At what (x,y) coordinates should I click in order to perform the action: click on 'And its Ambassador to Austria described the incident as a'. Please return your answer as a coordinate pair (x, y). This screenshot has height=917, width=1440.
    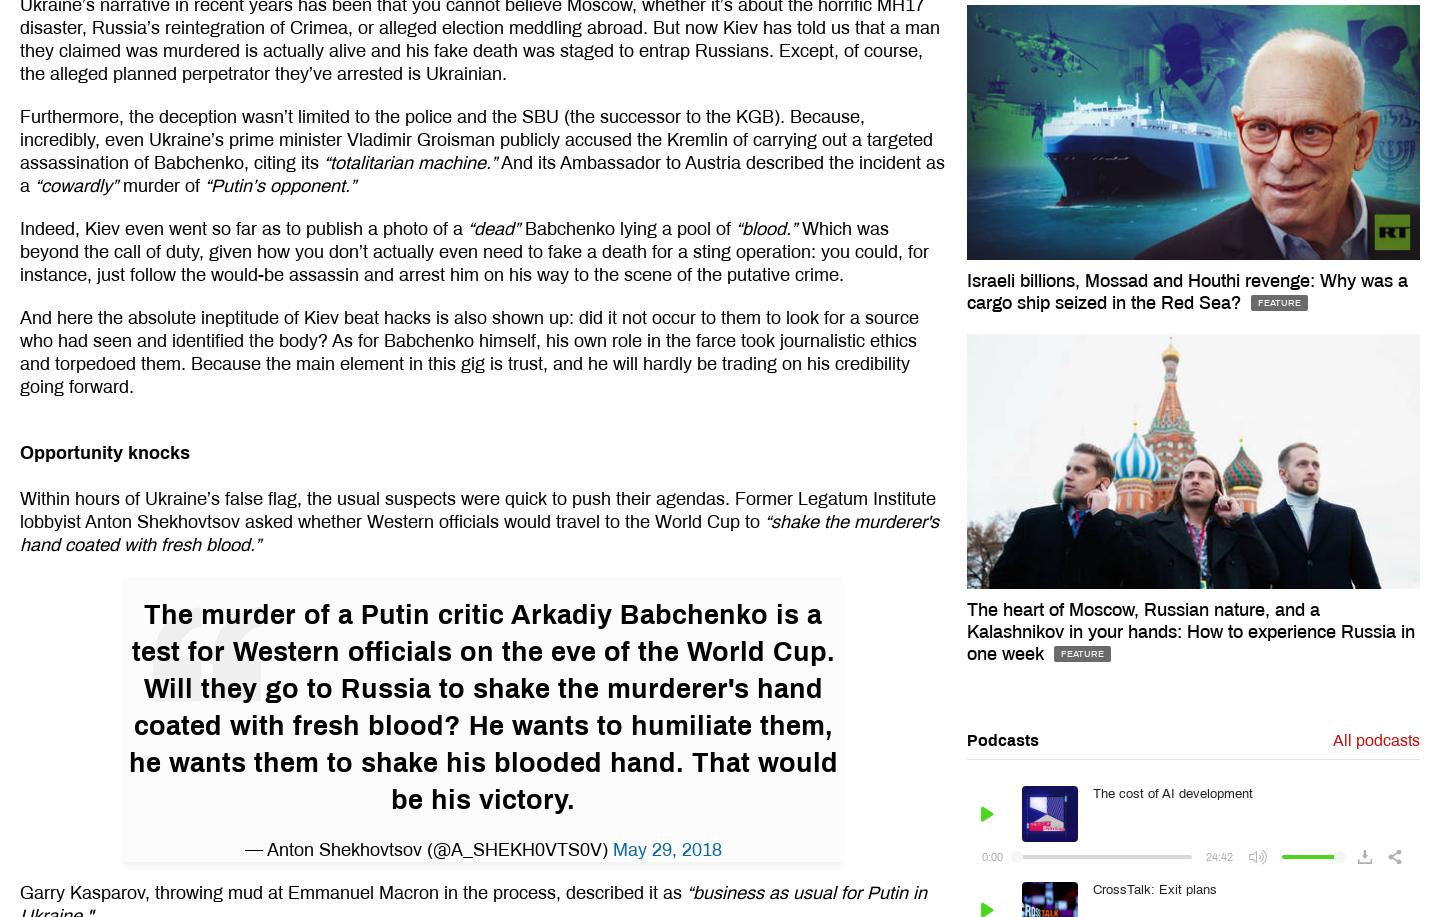
    Looking at the image, I should click on (481, 173).